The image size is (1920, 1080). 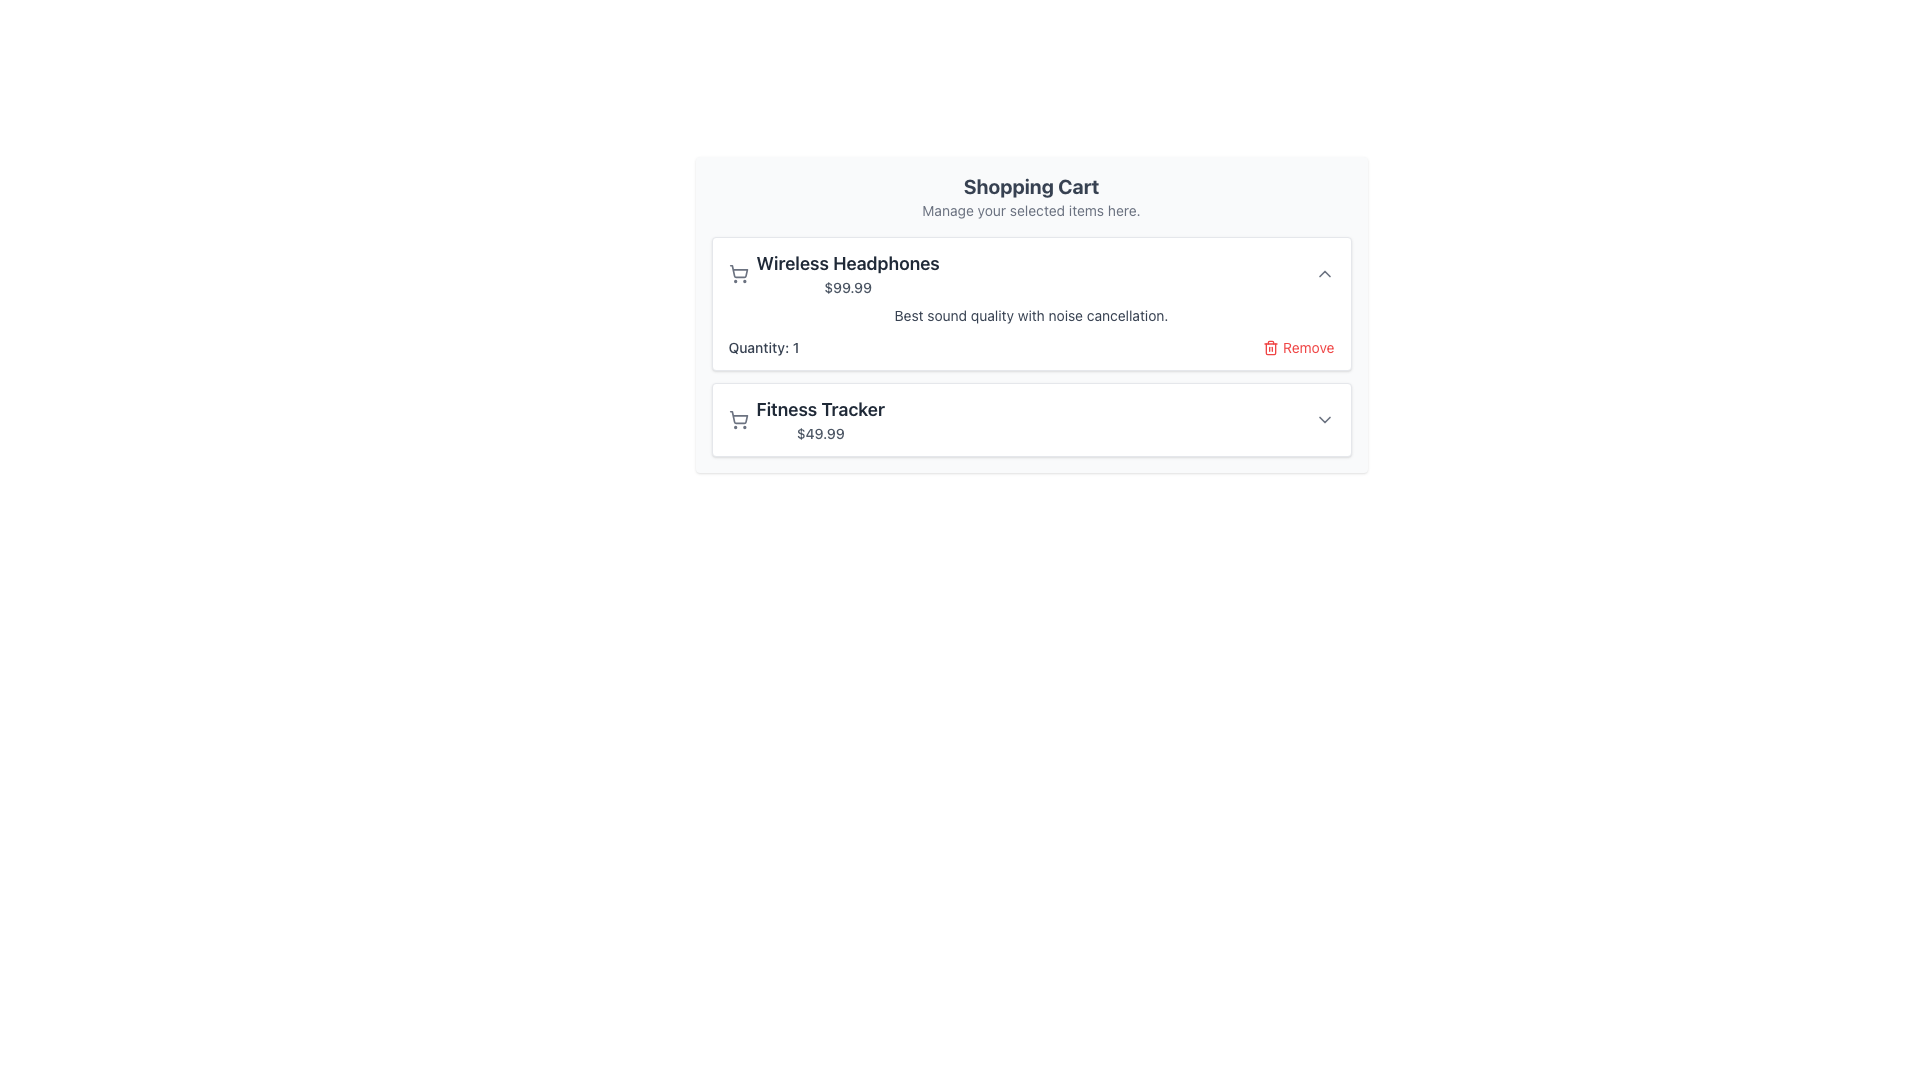 What do you see at coordinates (1031, 346) in the screenshot?
I see `'Quantity: 1' information displayed on the cart item for 'Wireless Headphones', which is located to the left of the interactive 'Remove' button` at bounding box center [1031, 346].